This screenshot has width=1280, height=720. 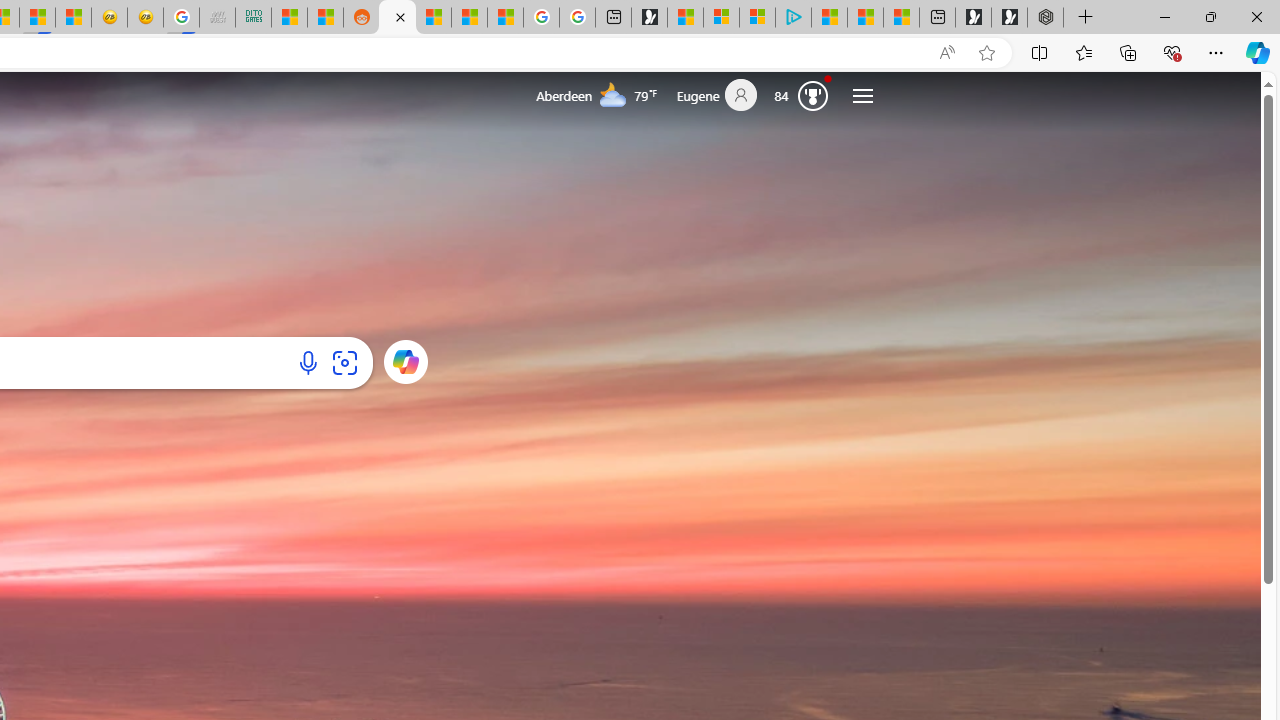 What do you see at coordinates (397, 17) in the screenshot?
I see `'Bing'` at bounding box center [397, 17].